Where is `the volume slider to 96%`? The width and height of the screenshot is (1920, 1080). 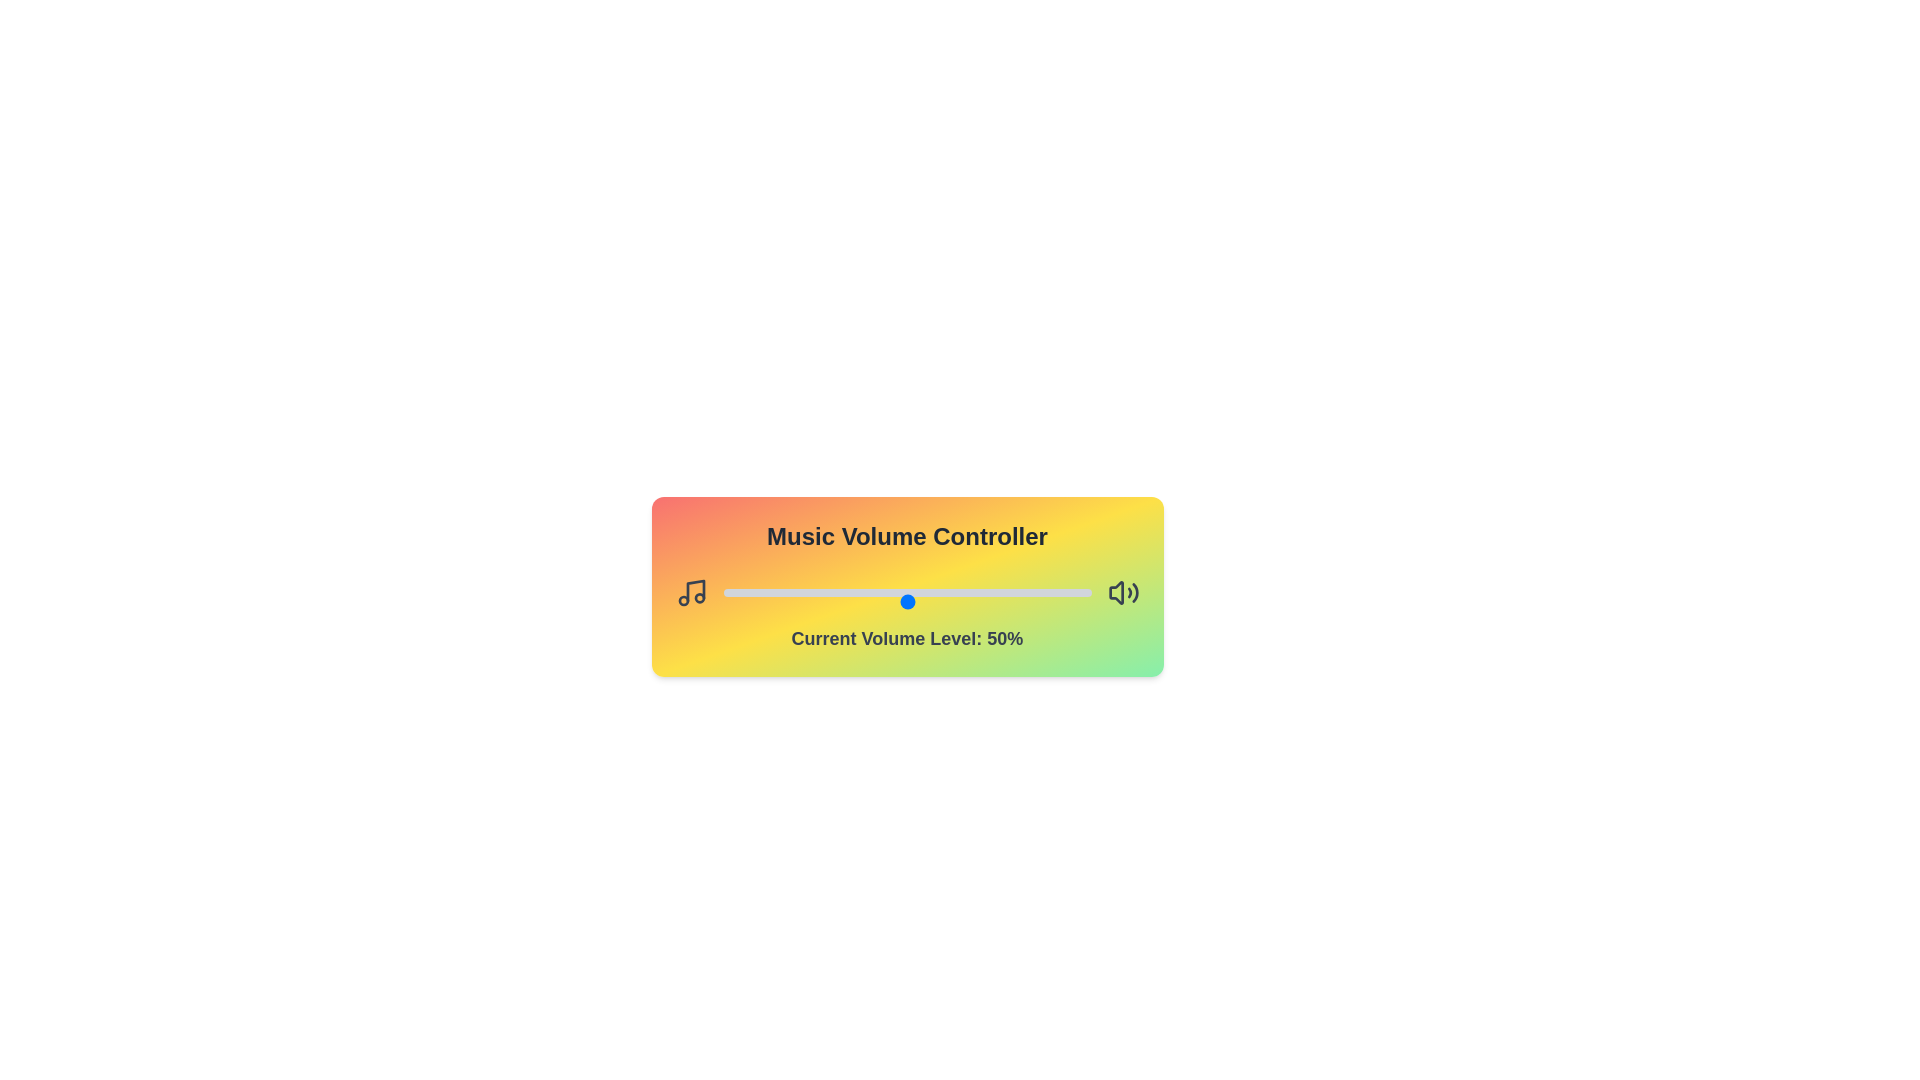 the volume slider to 96% is located at coordinates (1075, 600).